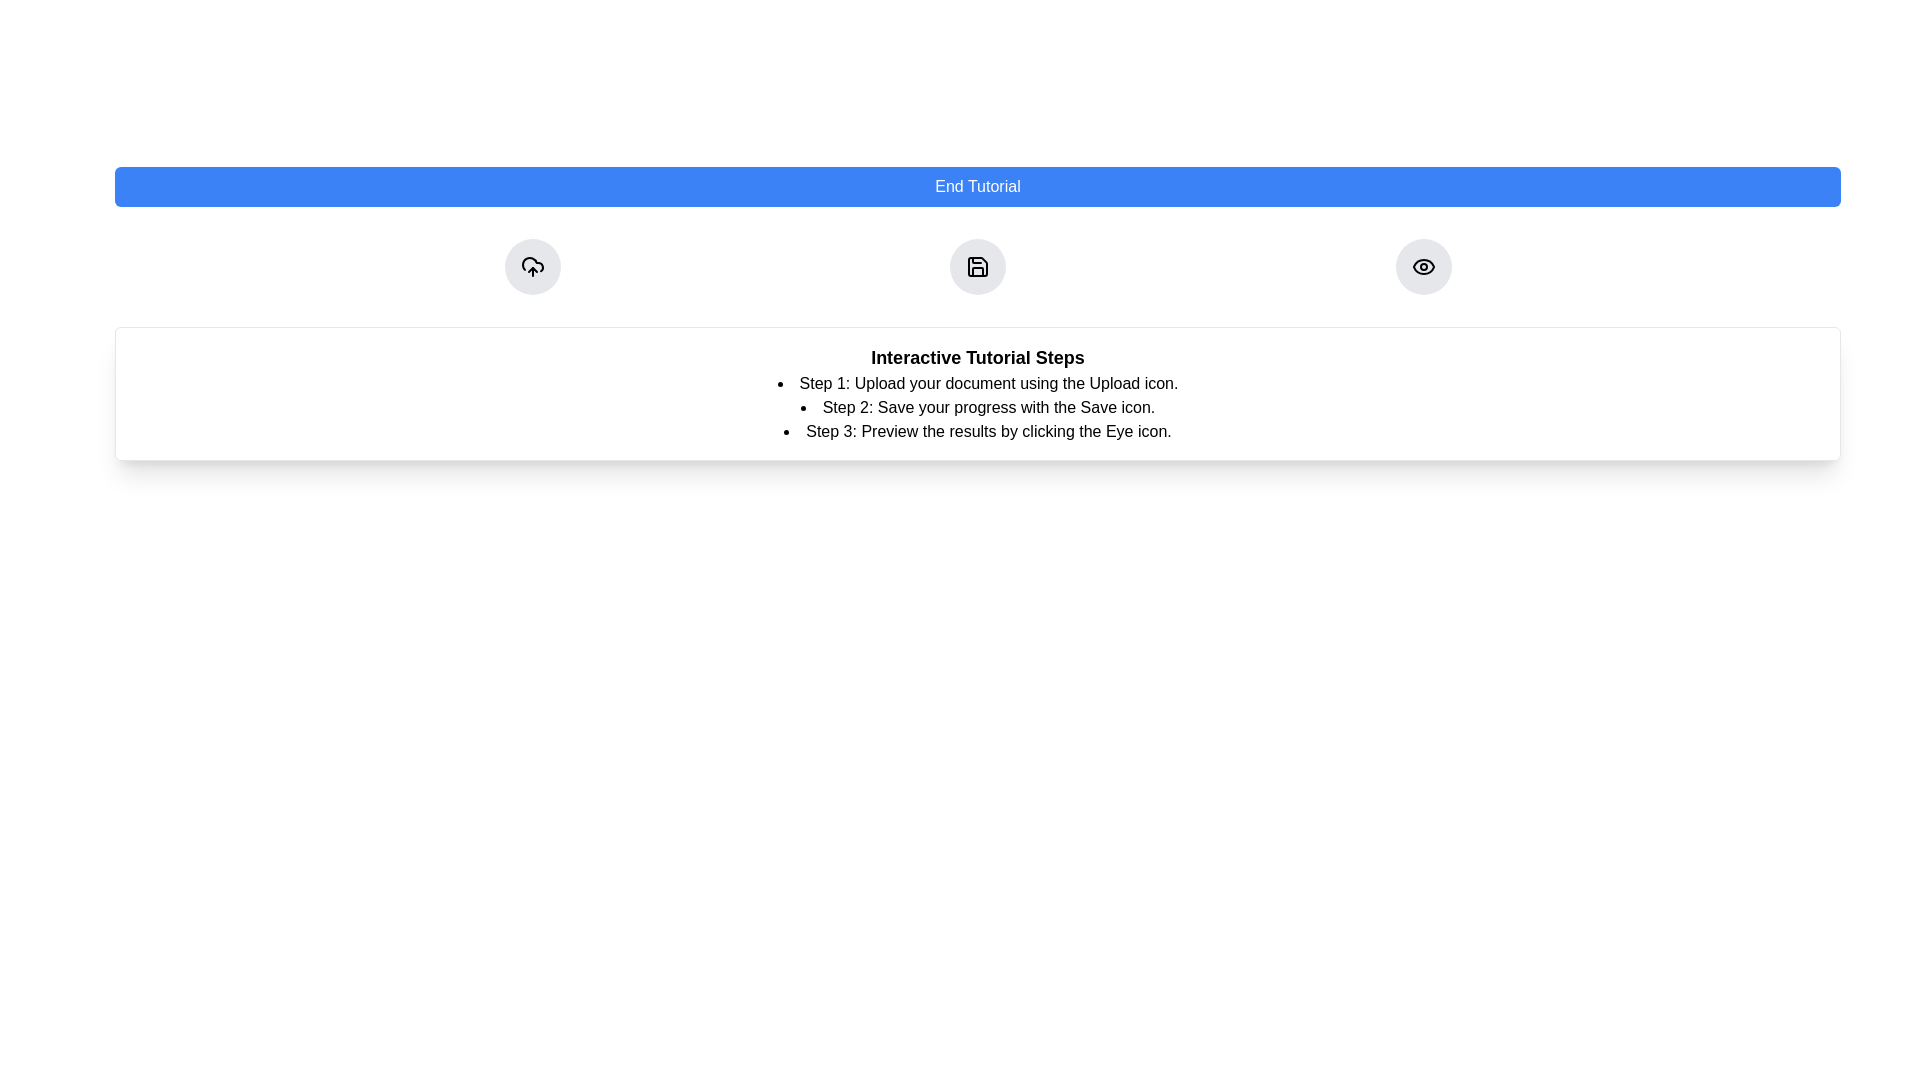  What do you see at coordinates (532, 265) in the screenshot?
I see `the interactive circular button with a gray background and a cloud icon with an upward arrow` at bounding box center [532, 265].